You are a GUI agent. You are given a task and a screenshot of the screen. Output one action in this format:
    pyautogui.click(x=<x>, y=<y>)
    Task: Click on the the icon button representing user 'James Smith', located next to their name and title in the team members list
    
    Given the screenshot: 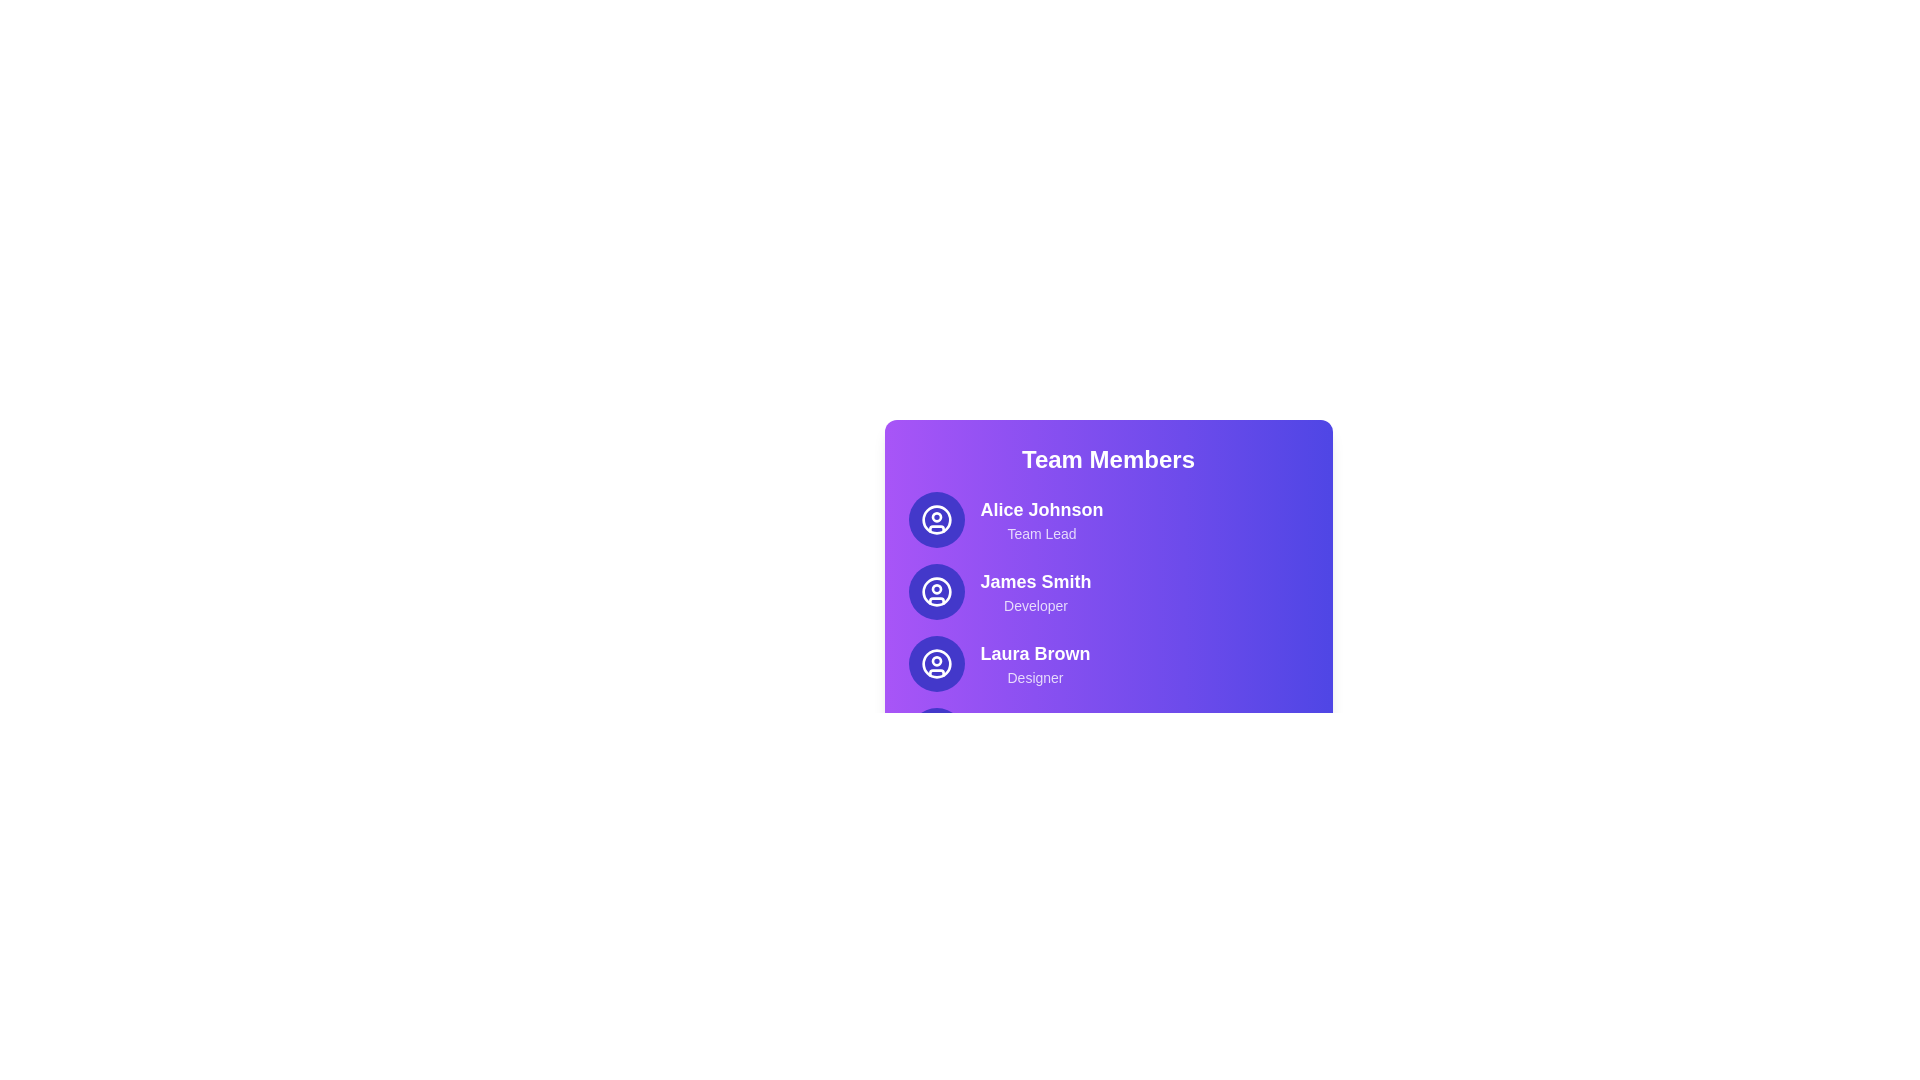 What is the action you would take?
    pyautogui.click(x=935, y=590)
    